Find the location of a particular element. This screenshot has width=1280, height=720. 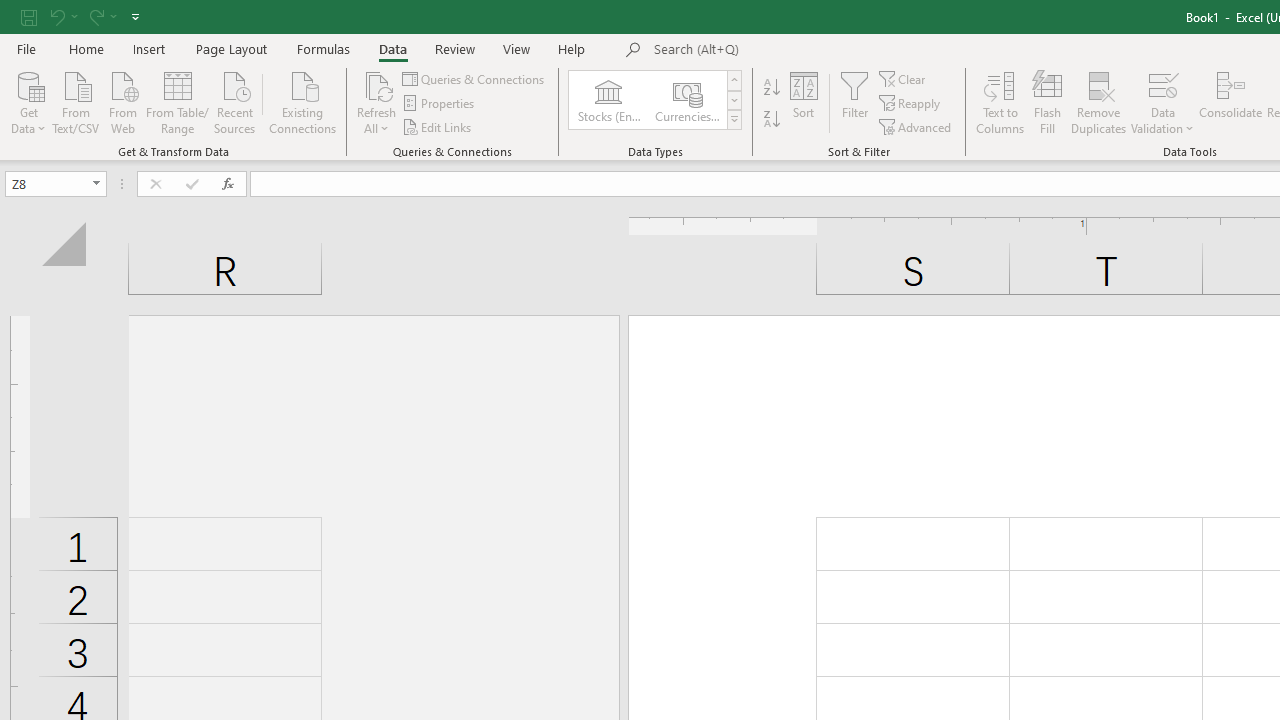

'From Text/CSV' is located at coordinates (76, 101).